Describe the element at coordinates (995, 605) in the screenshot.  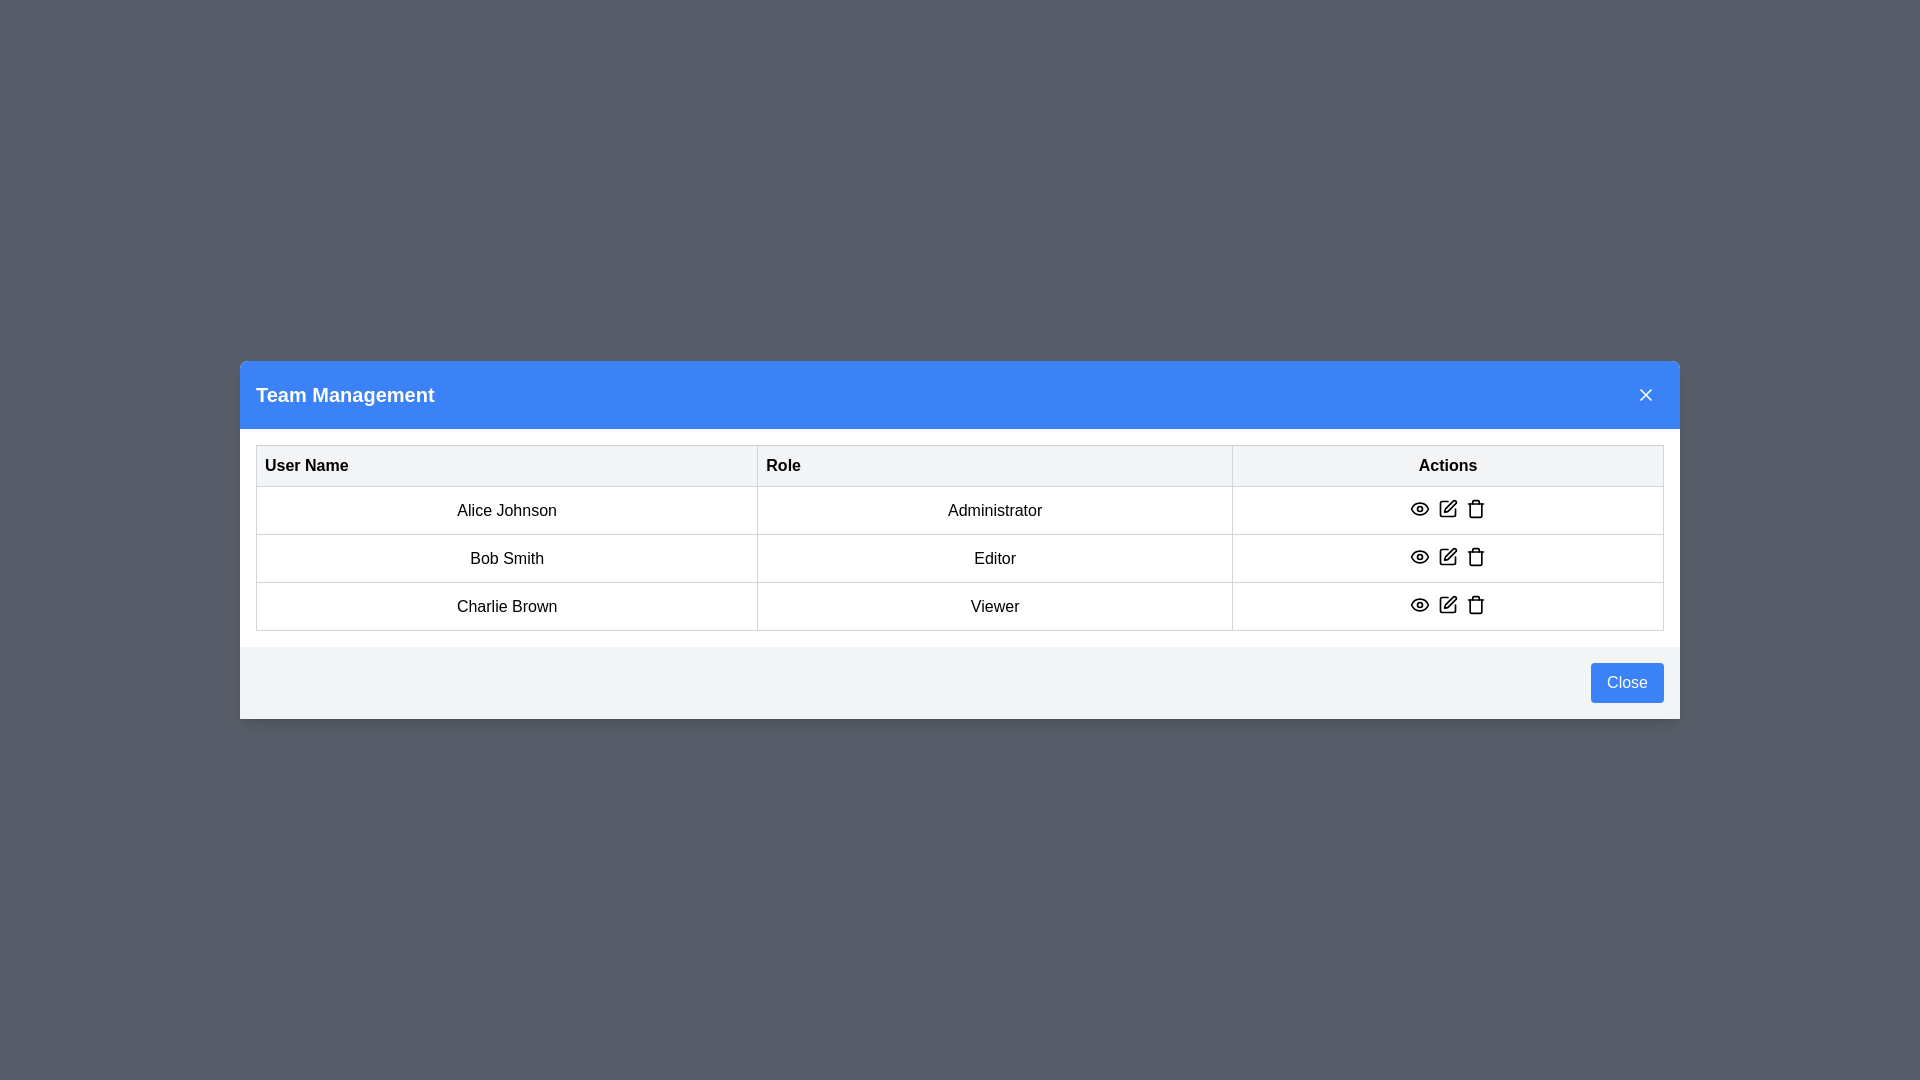
I see `the Static Text Display that shows 'Viewer' for user 'Charlie Brown' in the second cell of the 'Role' column` at that location.